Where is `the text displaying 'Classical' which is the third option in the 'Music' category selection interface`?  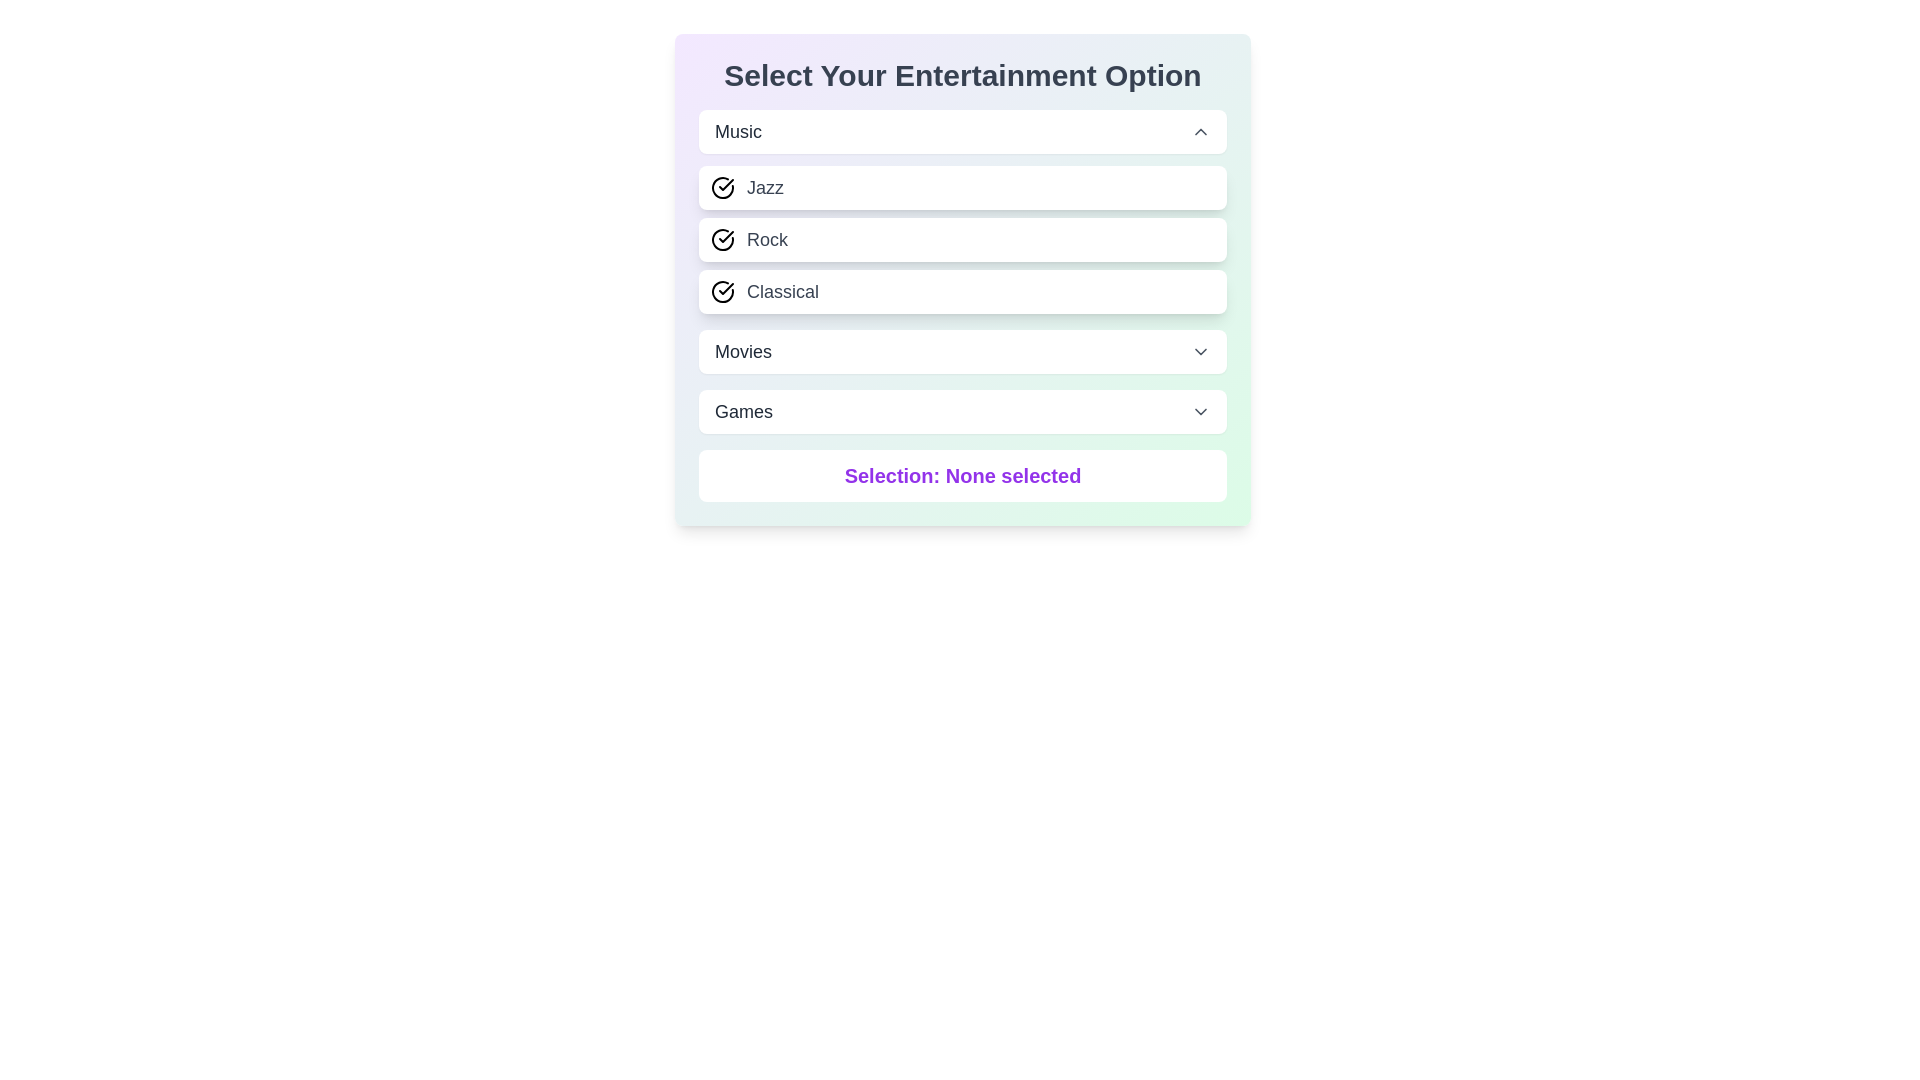
the text displaying 'Classical' which is the third option in the 'Music' category selection interface is located at coordinates (781, 292).